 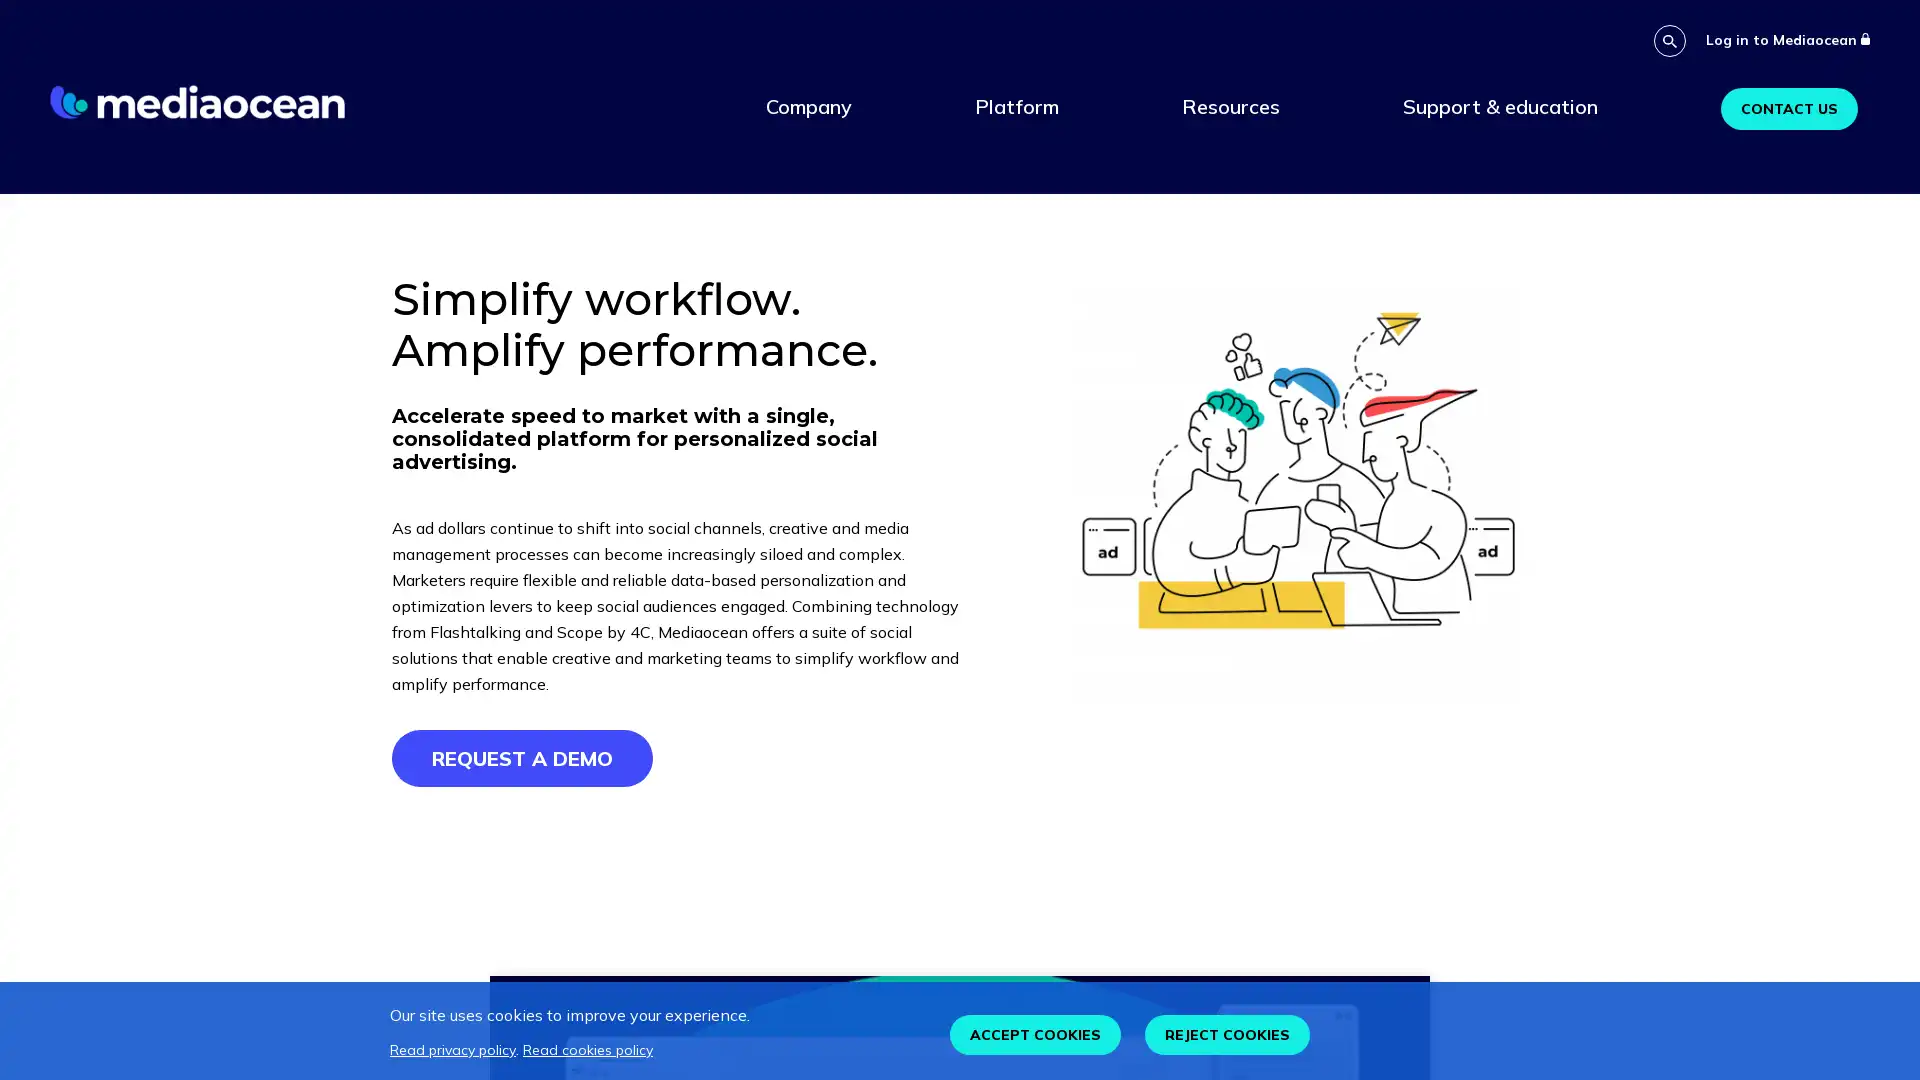 I want to click on ACCEPT COOKIES, so click(x=1035, y=1033).